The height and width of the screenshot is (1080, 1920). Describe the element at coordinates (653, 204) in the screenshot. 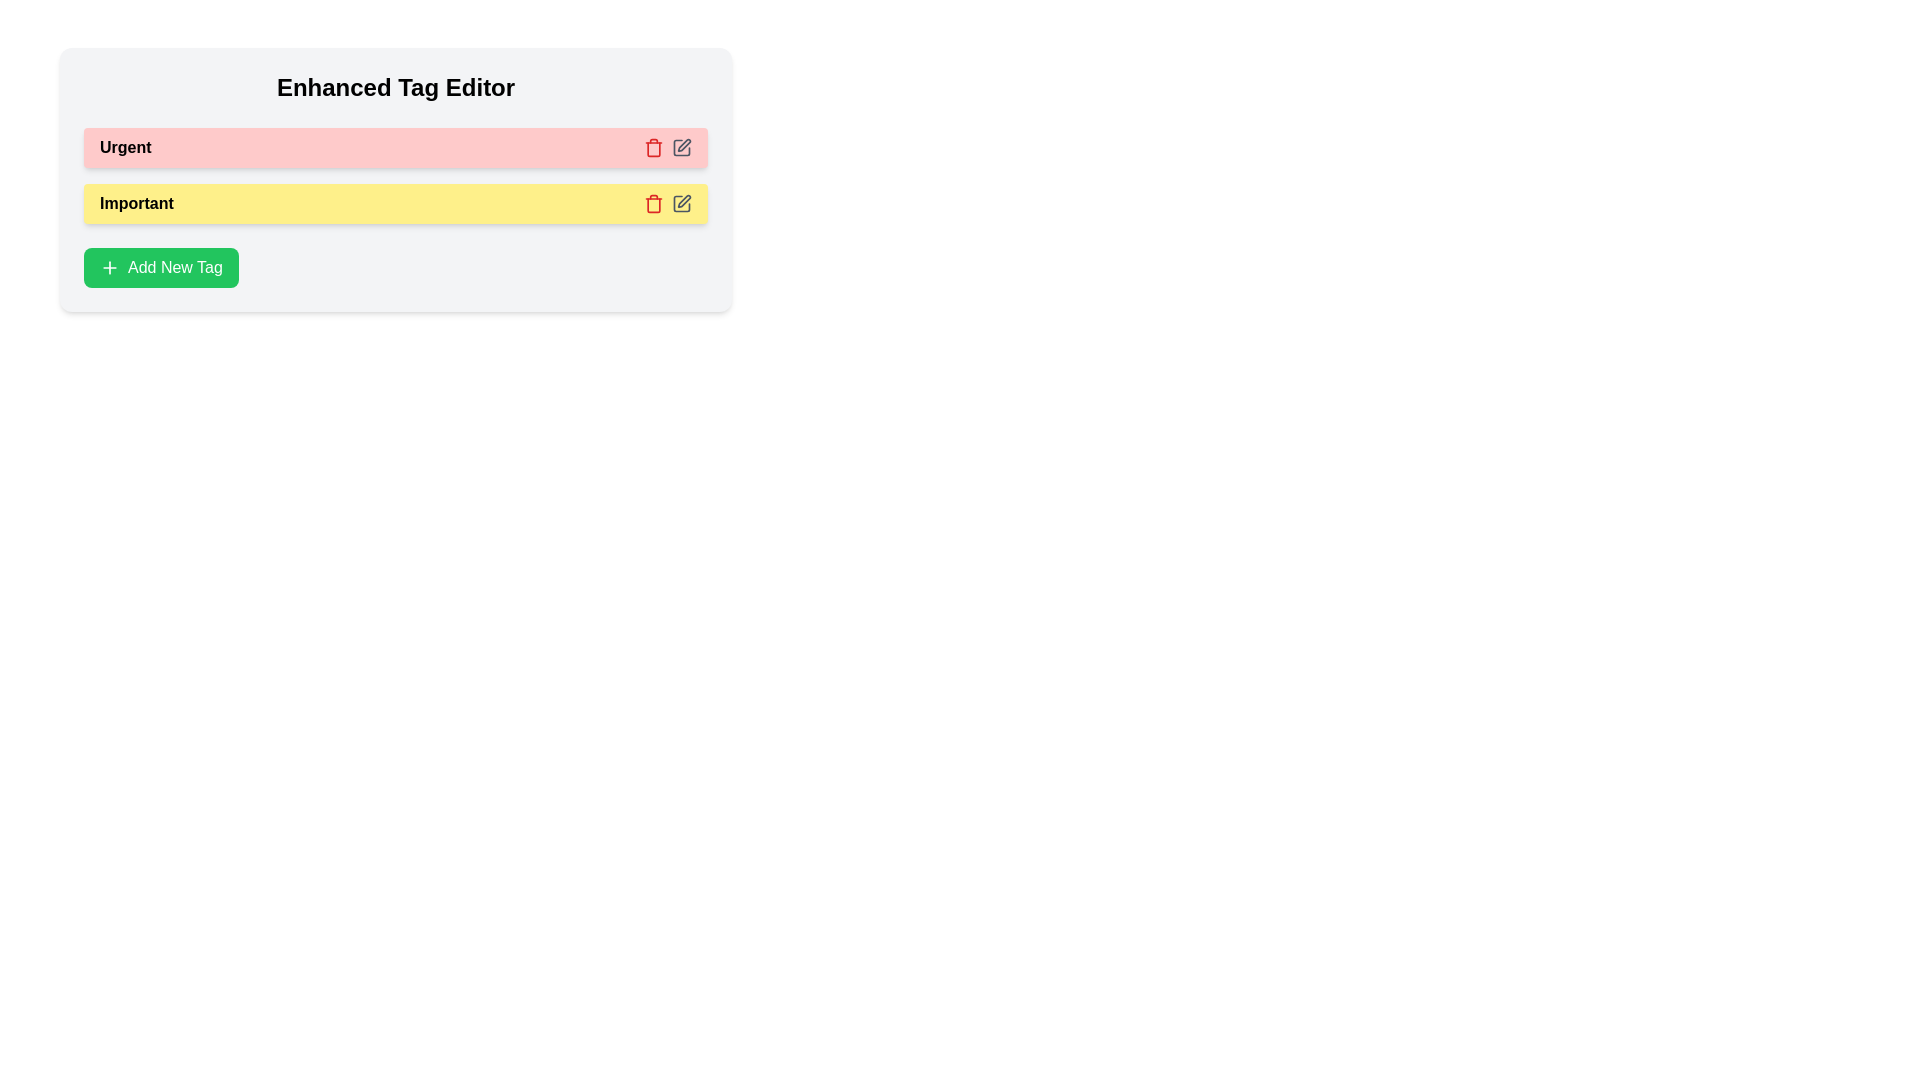

I see `the trash icon located to the right of the yellow-highlighted 'Important' tag` at that location.